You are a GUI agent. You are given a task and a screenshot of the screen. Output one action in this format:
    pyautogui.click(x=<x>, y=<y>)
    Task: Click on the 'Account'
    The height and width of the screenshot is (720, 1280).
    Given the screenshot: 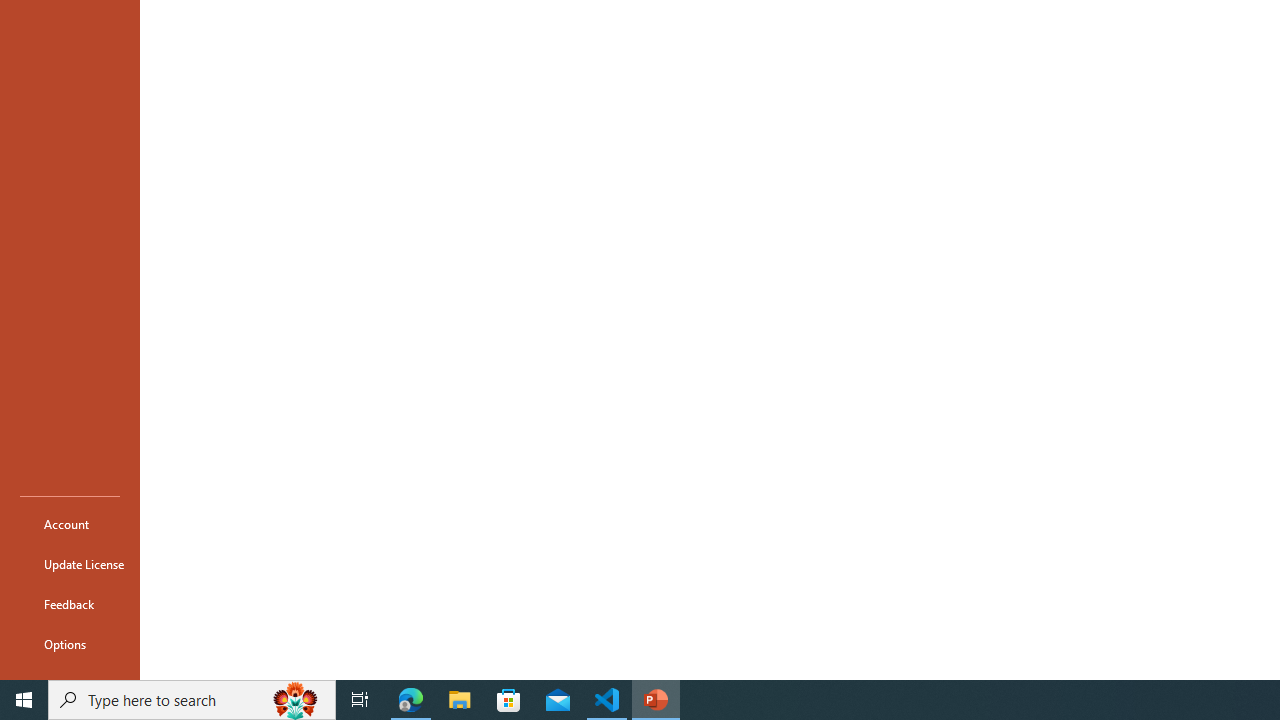 What is the action you would take?
    pyautogui.click(x=69, y=523)
    